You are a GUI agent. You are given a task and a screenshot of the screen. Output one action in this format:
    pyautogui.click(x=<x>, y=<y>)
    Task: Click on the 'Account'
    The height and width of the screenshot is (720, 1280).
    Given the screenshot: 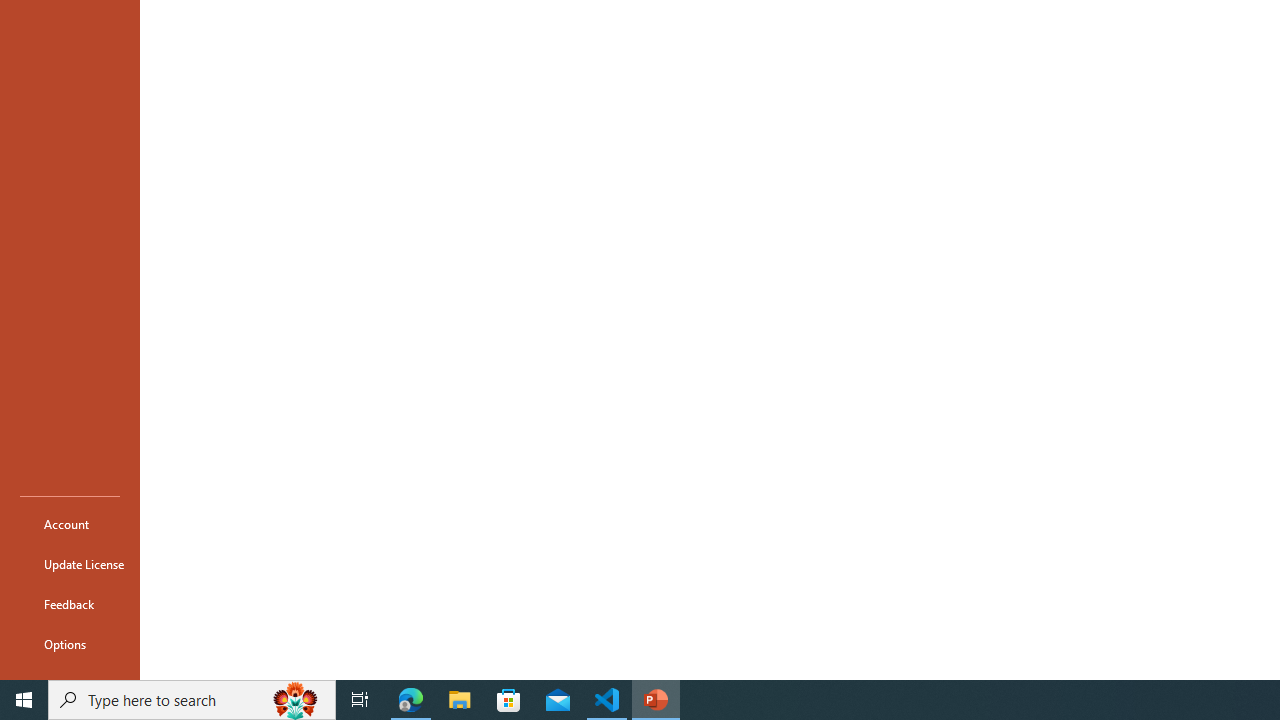 What is the action you would take?
    pyautogui.click(x=69, y=523)
    